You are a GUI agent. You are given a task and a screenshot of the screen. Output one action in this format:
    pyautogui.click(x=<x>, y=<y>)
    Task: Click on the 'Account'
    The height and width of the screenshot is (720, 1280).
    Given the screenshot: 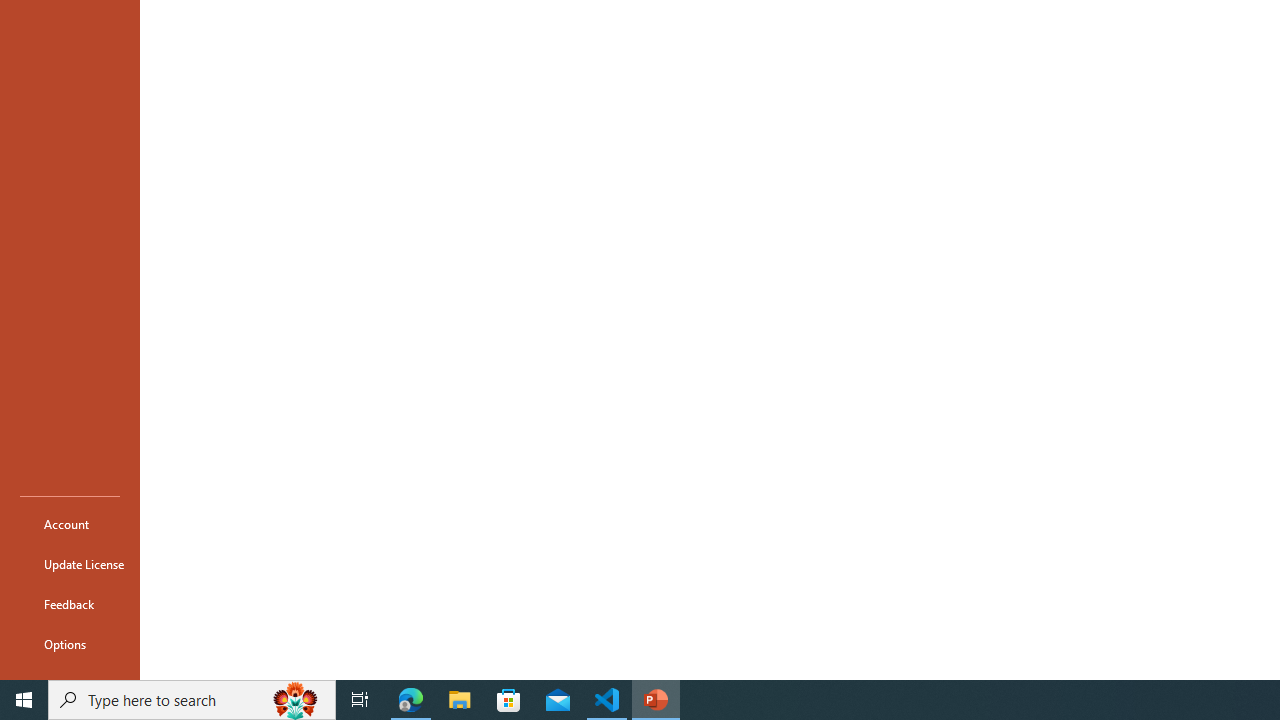 What is the action you would take?
    pyautogui.click(x=69, y=523)
    